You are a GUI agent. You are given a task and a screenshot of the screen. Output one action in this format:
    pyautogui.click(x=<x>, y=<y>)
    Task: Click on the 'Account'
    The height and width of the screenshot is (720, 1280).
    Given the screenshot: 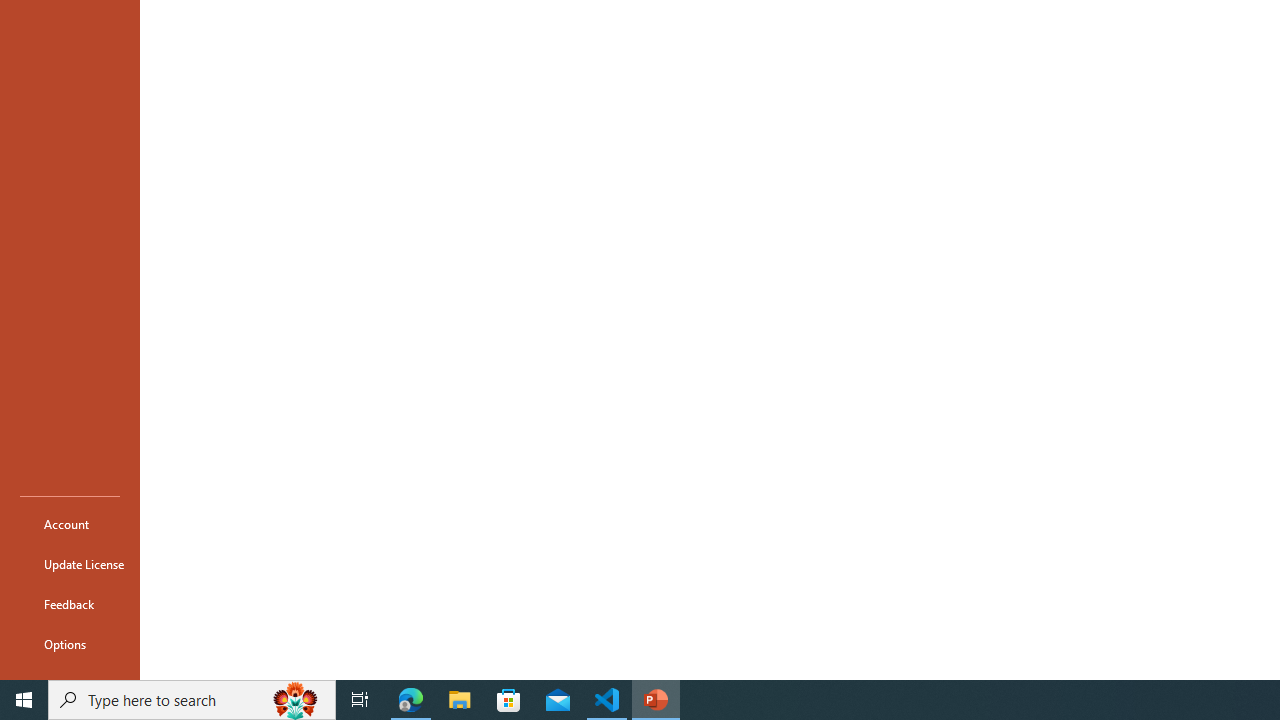 What is the action you would take?
    pyautogui.click(x=69, y=523)
    